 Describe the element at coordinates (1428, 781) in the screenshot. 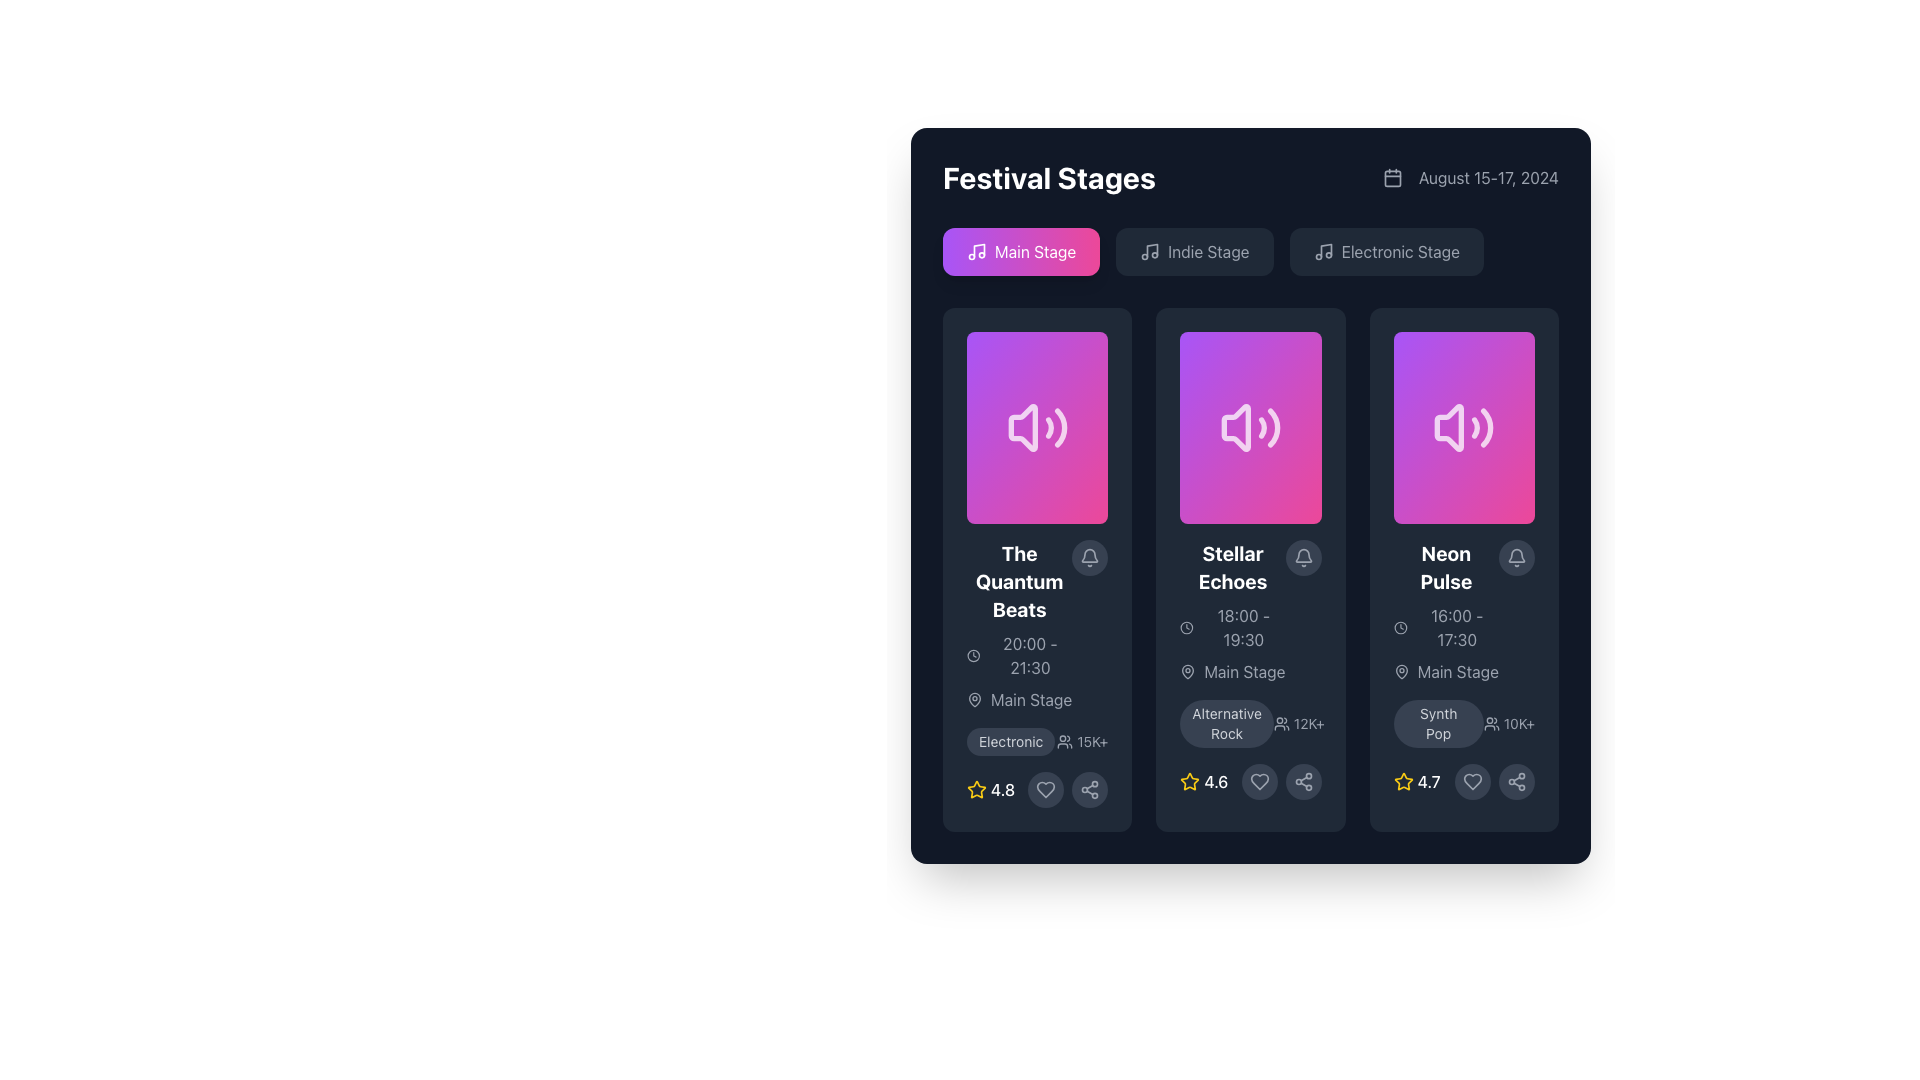

I see `the numeric rating text label of the 'Neon Pulse' event, which is located adjacent to the yellow star icon in the bottom section of the card` at that location.